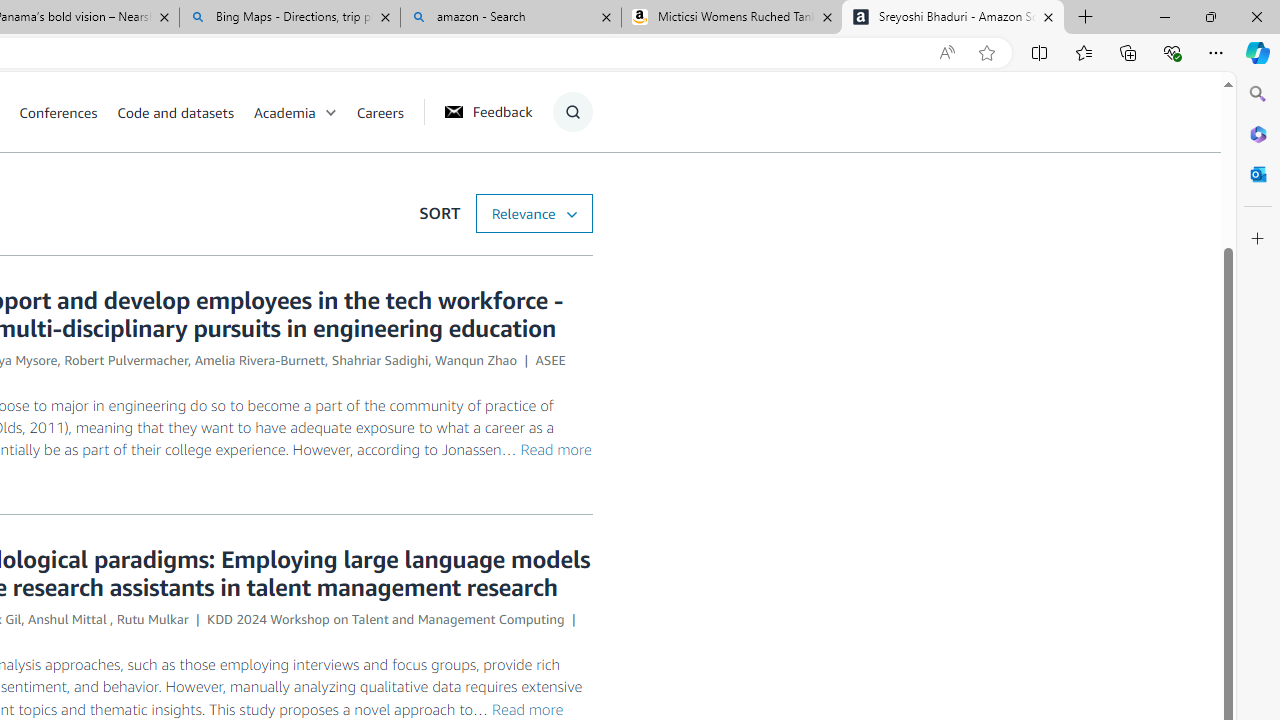 The image size is (1280, 720). Describe the element at coordinates (510, 17) in the screenshot. I see `'amazon - Search'` at that location.